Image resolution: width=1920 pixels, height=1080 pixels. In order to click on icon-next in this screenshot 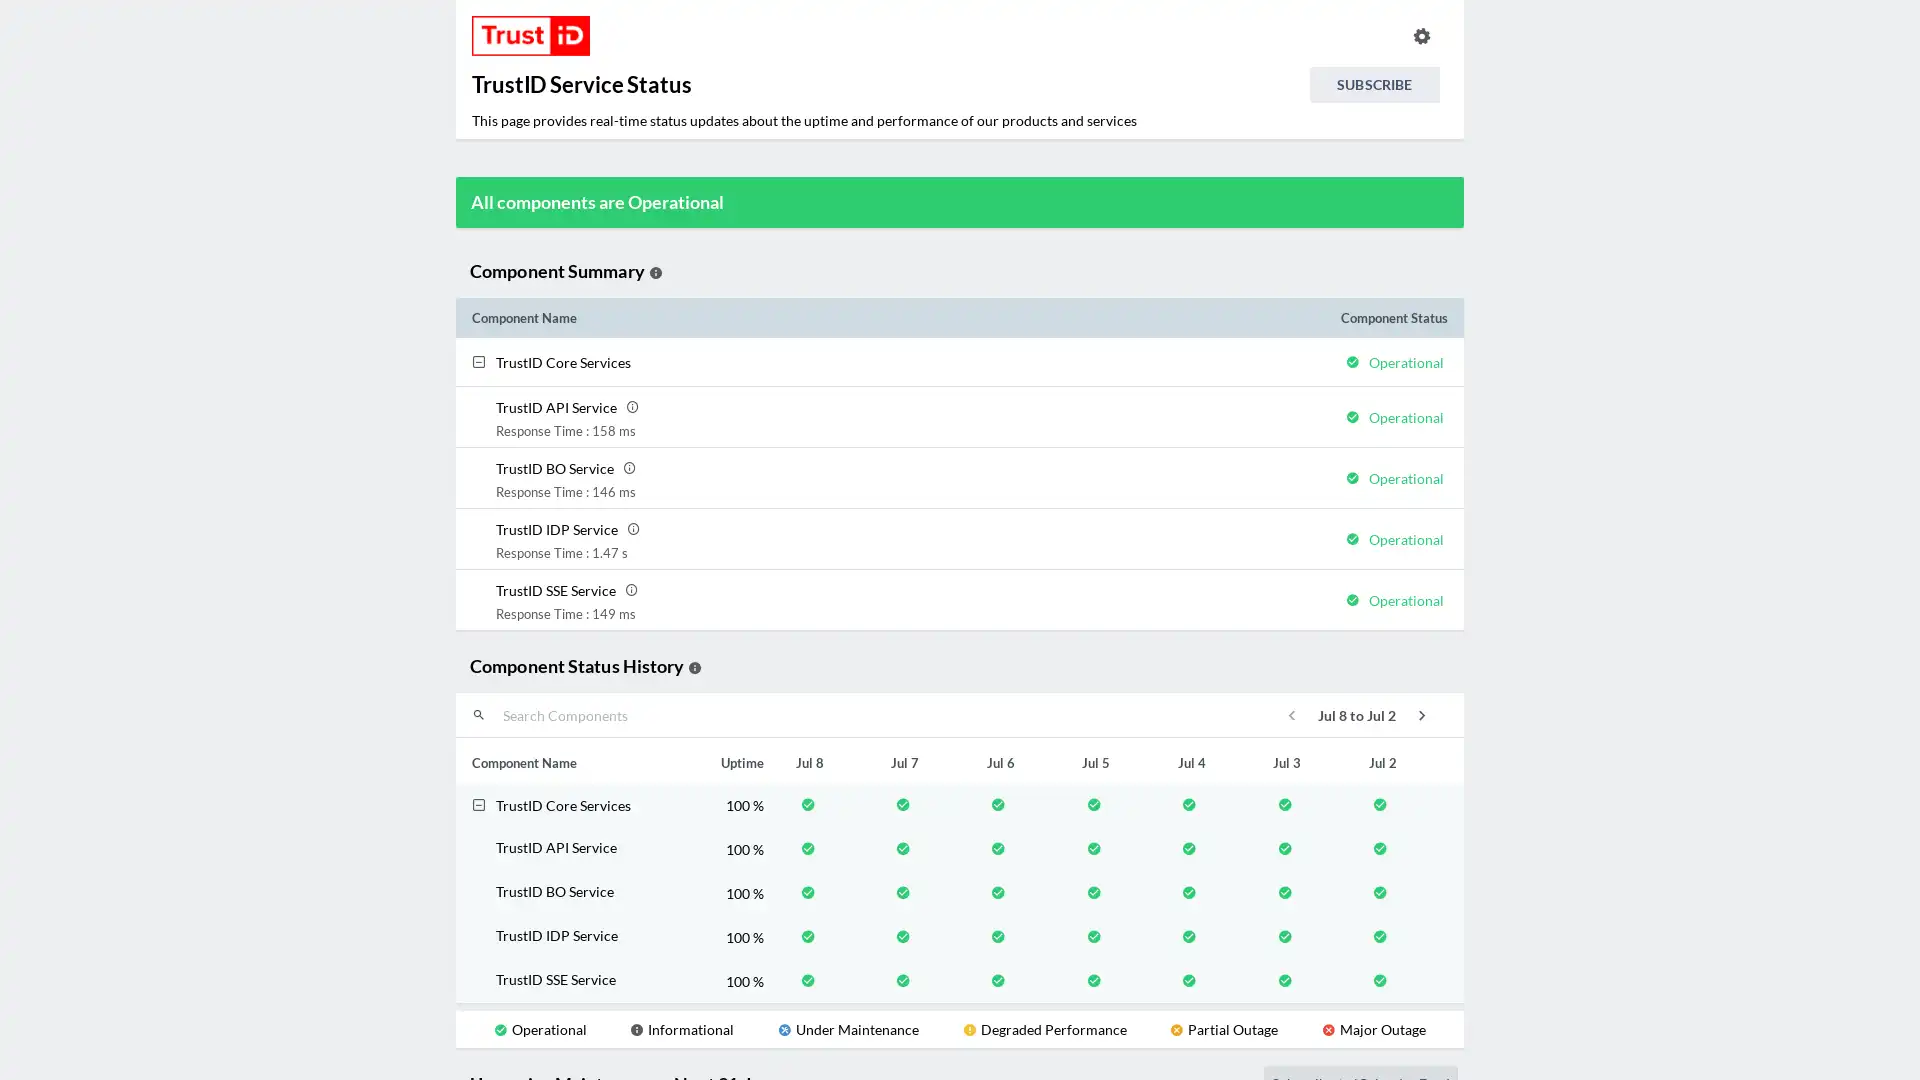, I will do `click(1420, 713)`.